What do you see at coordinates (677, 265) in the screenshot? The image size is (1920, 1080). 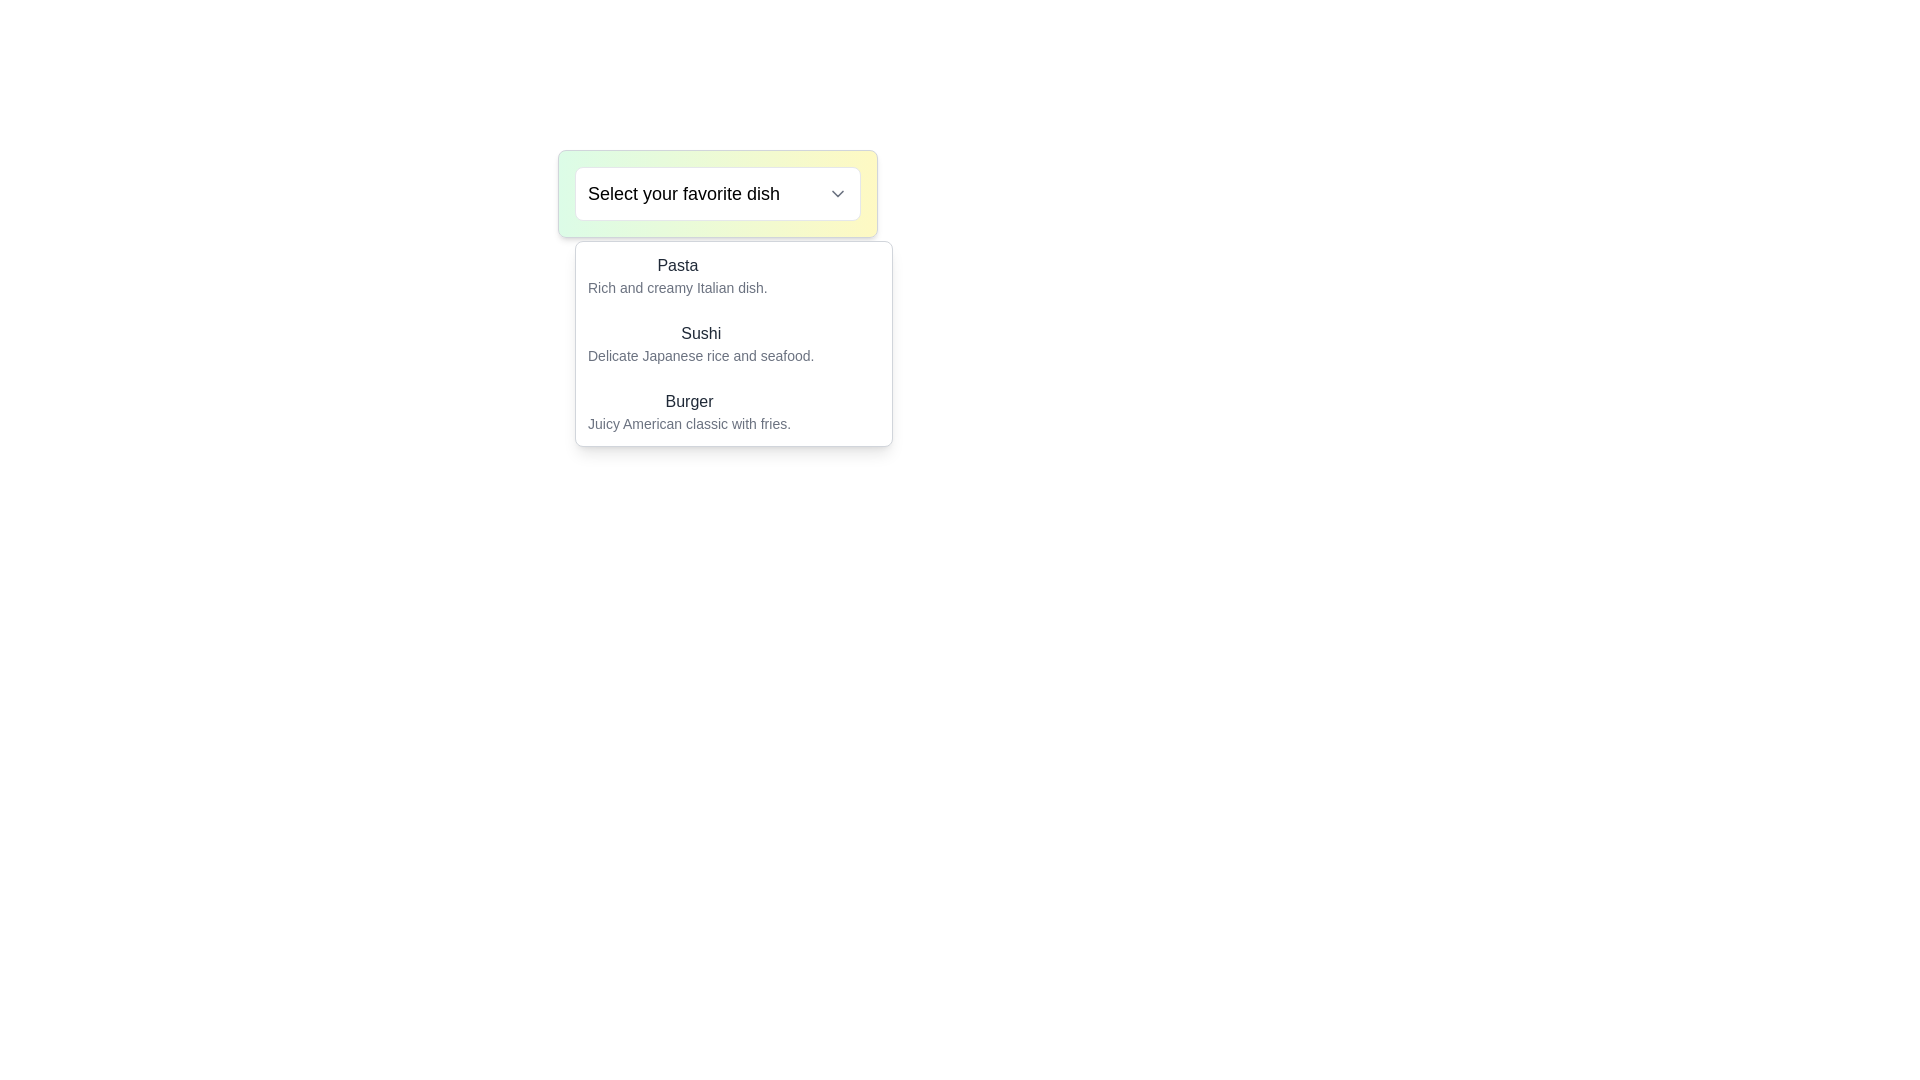 I see `the content of the 'Pasta' label, which is the first option in the dropdown menu` at bounding box center [677, 265].